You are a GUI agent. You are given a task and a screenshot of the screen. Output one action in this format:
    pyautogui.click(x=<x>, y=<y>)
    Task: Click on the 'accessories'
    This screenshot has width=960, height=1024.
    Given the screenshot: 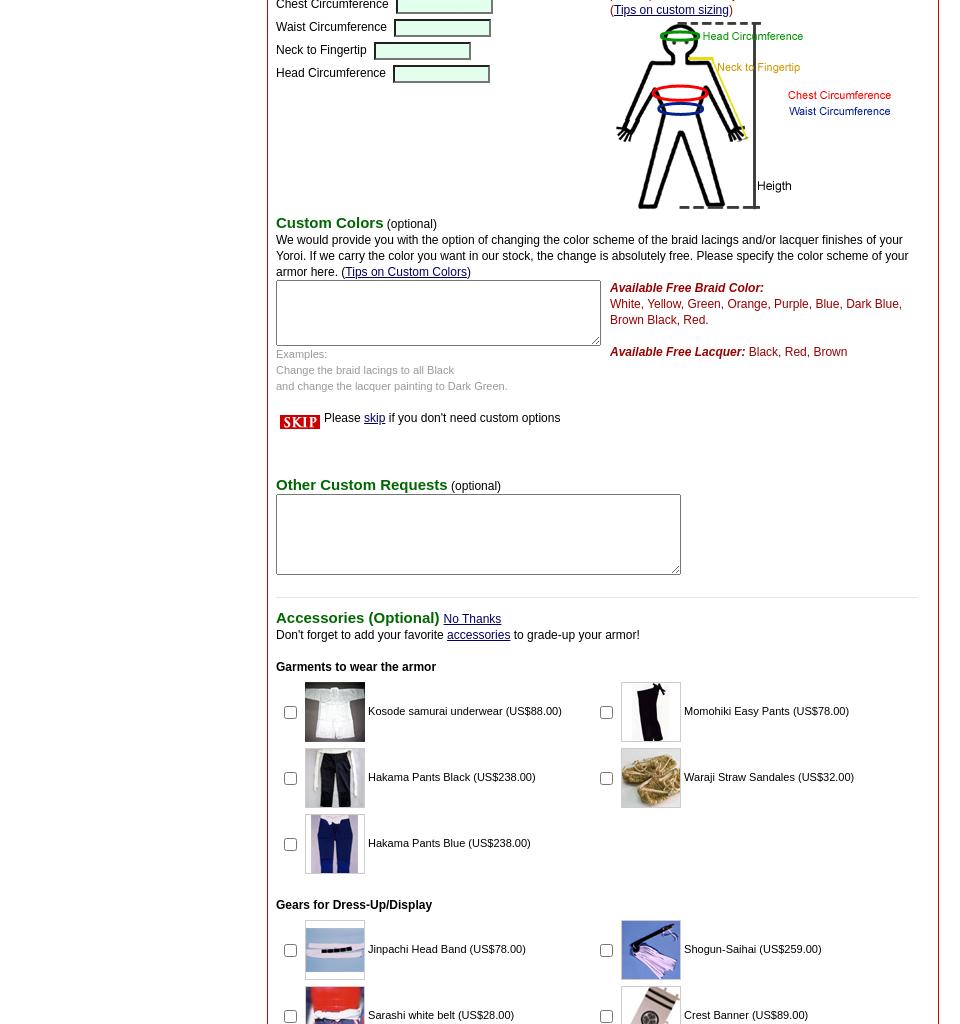 What is the action you would take?
    pyautogui.click(x=478, y=633)
    